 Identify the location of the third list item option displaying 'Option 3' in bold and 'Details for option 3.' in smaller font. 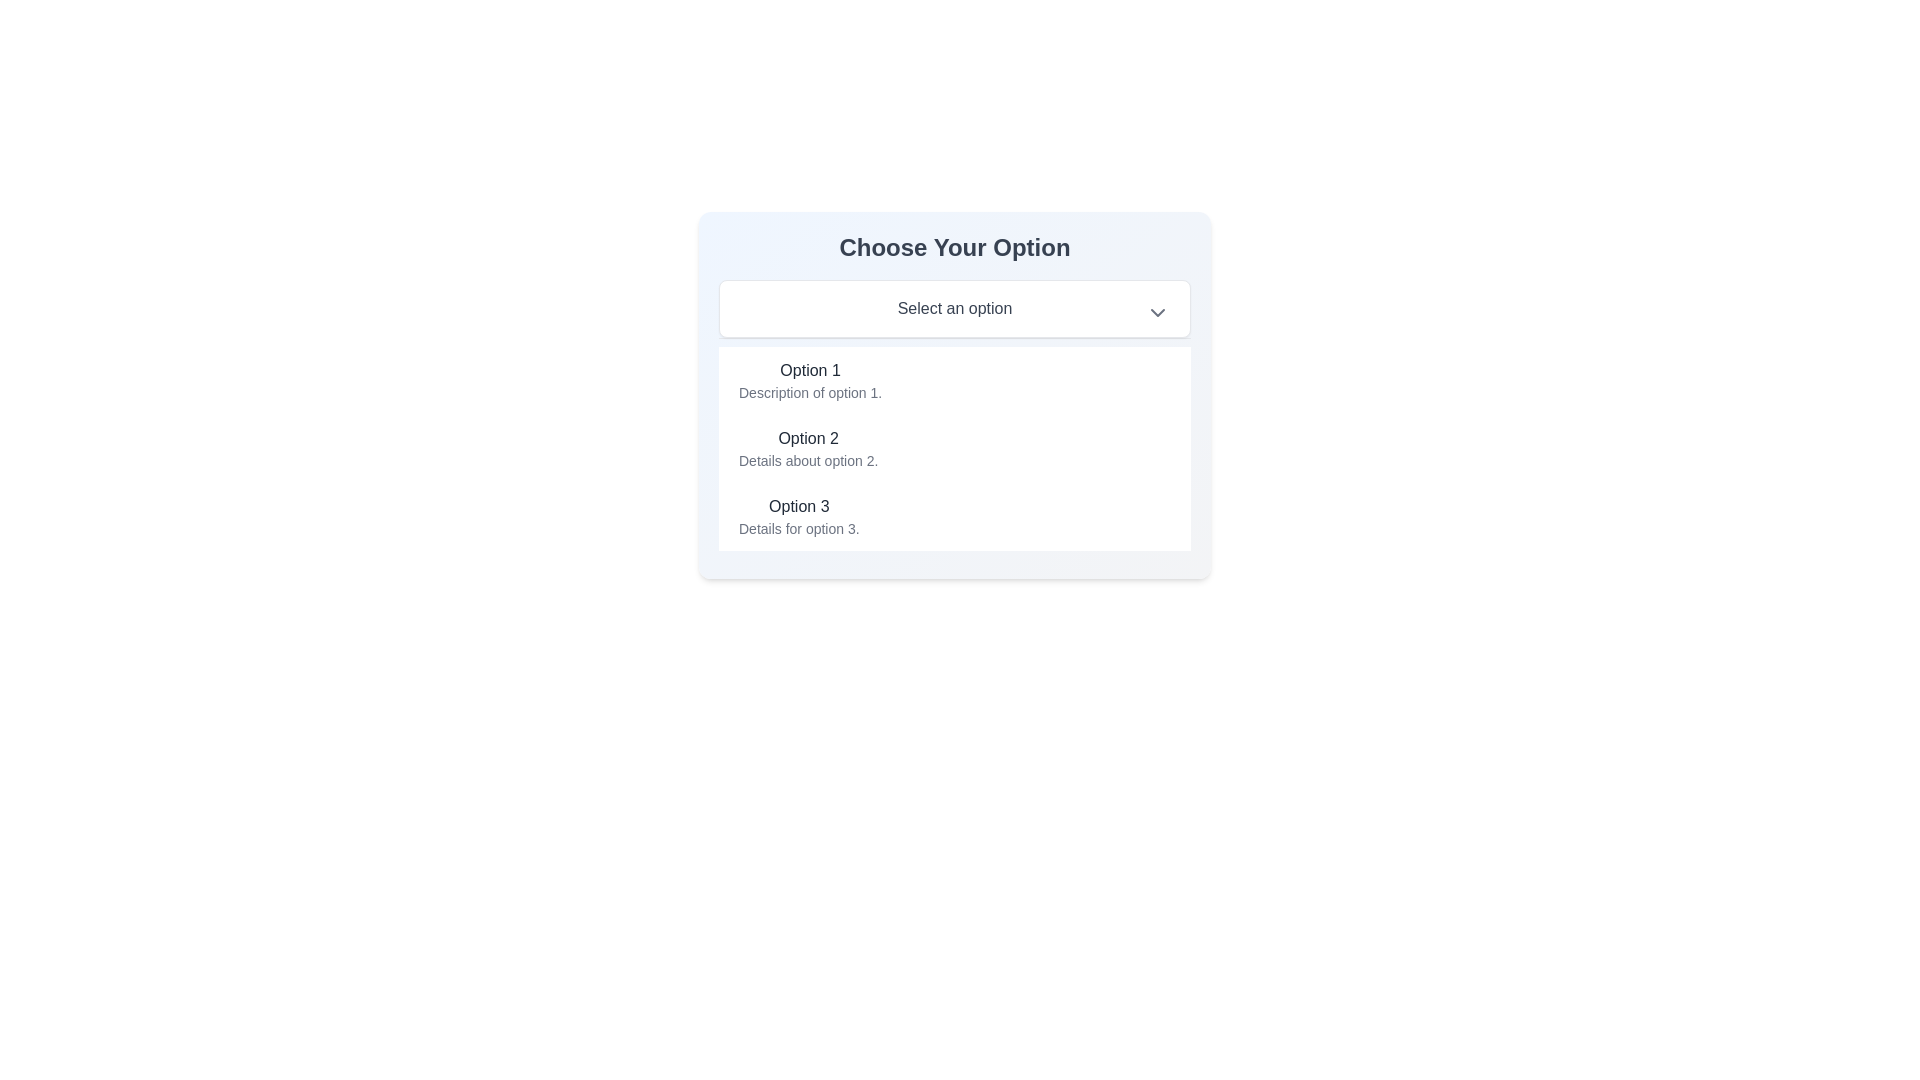
(954, 515).